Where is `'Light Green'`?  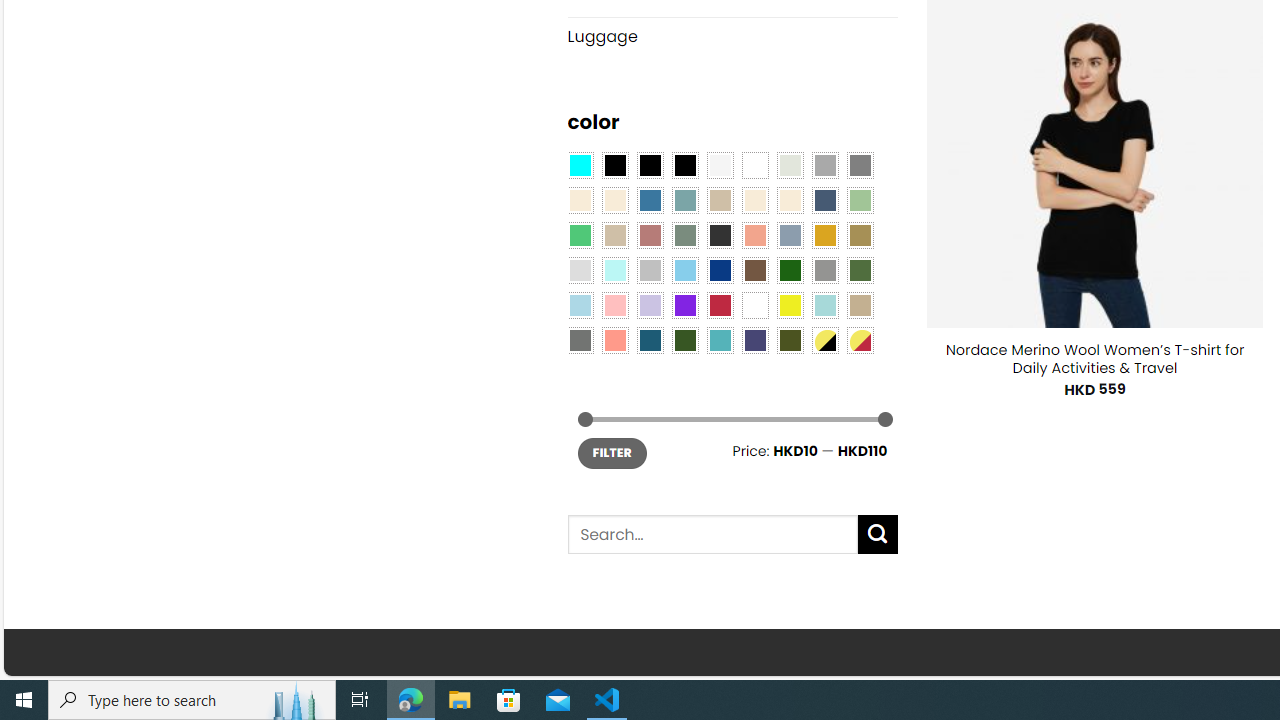 'Light Green' is located at coordinates (860, 200).